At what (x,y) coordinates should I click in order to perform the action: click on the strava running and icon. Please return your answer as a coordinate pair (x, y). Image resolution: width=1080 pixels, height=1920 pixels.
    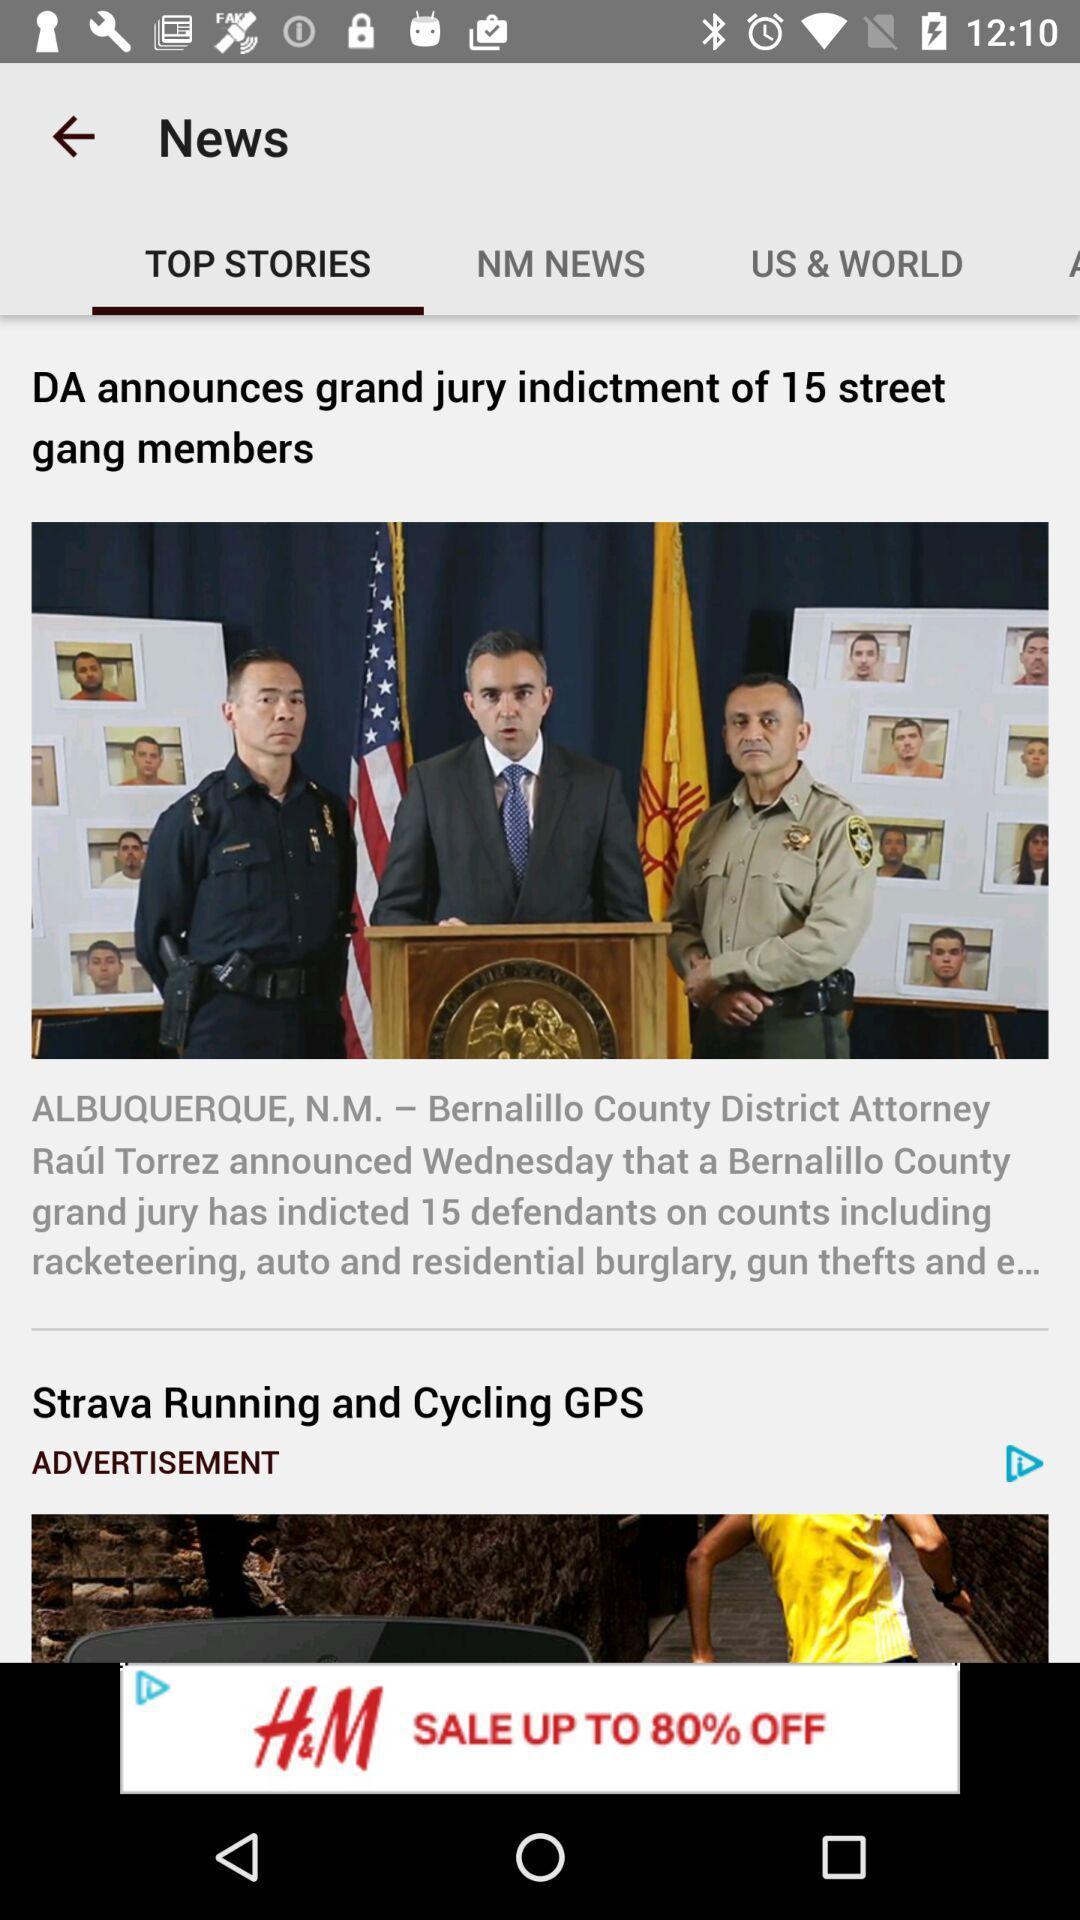
    Looking at the image, I should click on (540, 1400).